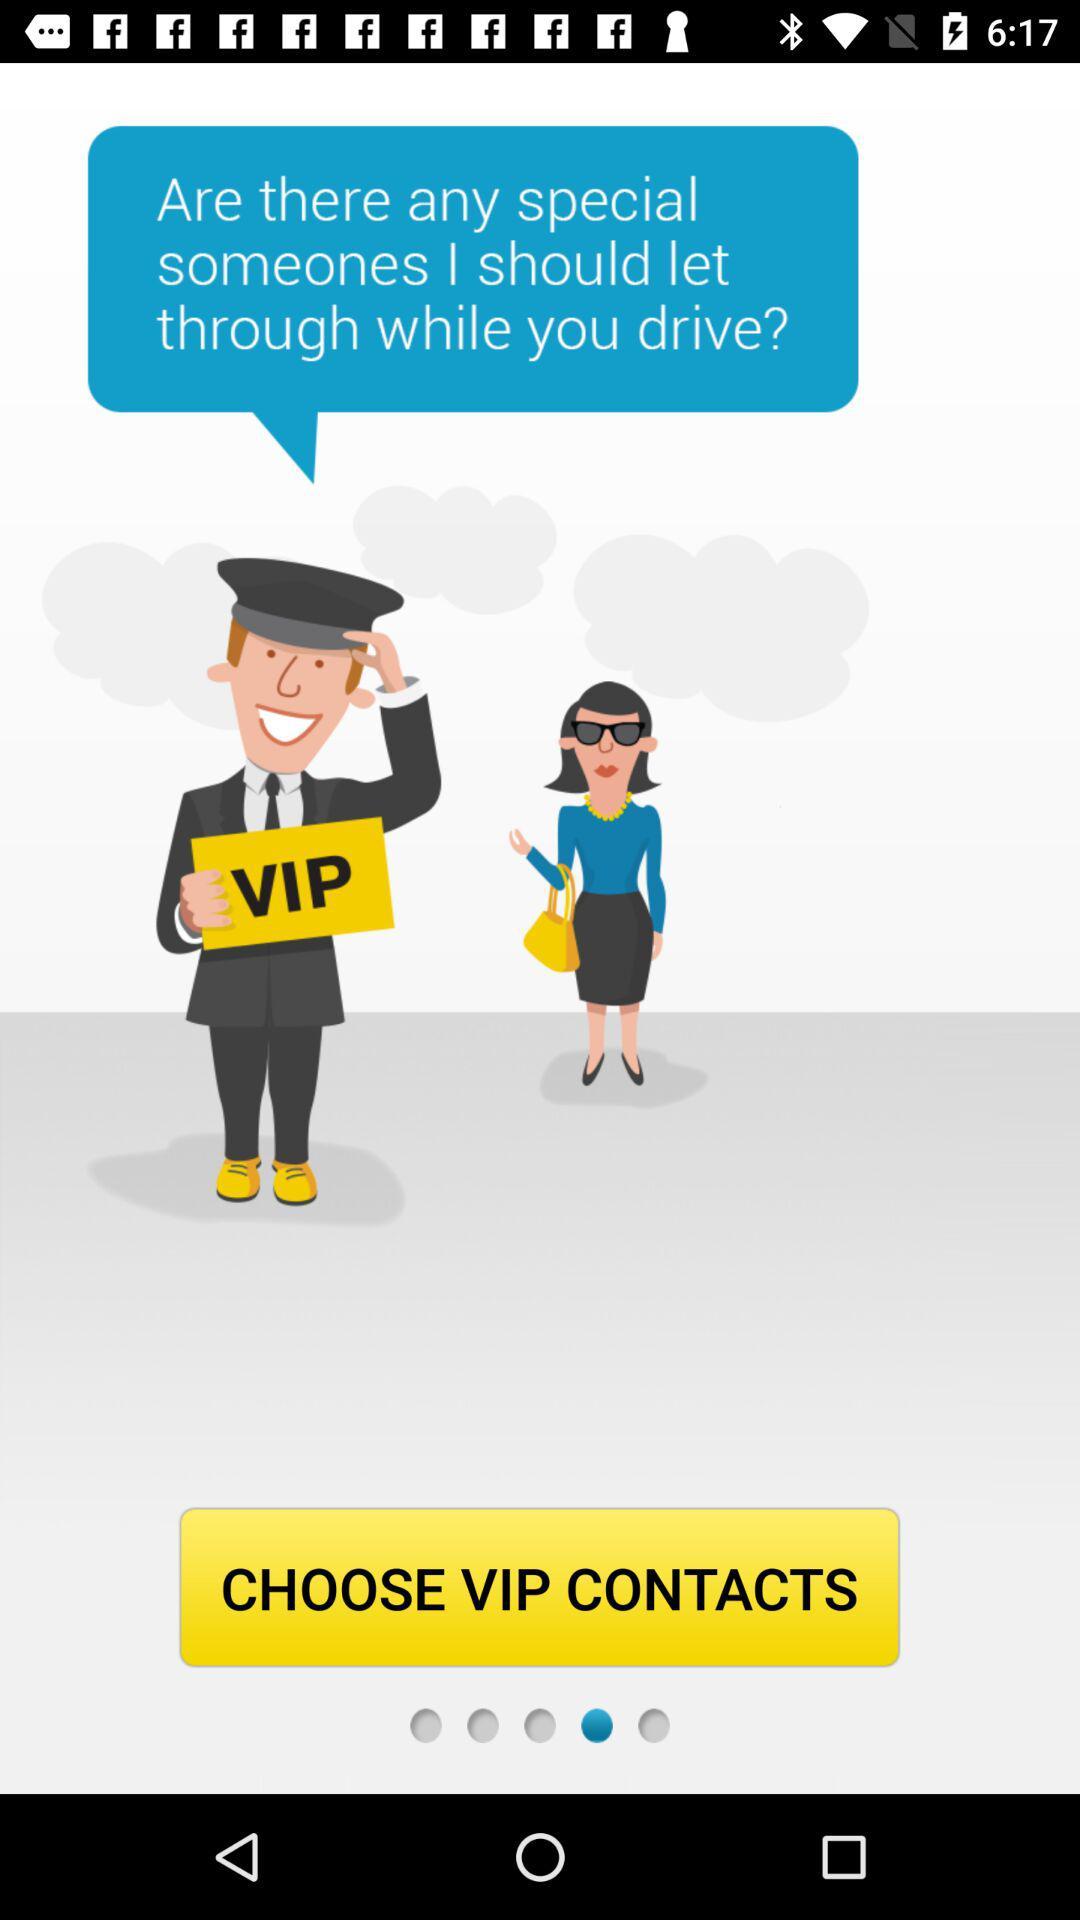 The image size is (1080, 1920). Describe the element at coordinates (540, 1724) in the screenshot. I see `return to previous image` at that location.